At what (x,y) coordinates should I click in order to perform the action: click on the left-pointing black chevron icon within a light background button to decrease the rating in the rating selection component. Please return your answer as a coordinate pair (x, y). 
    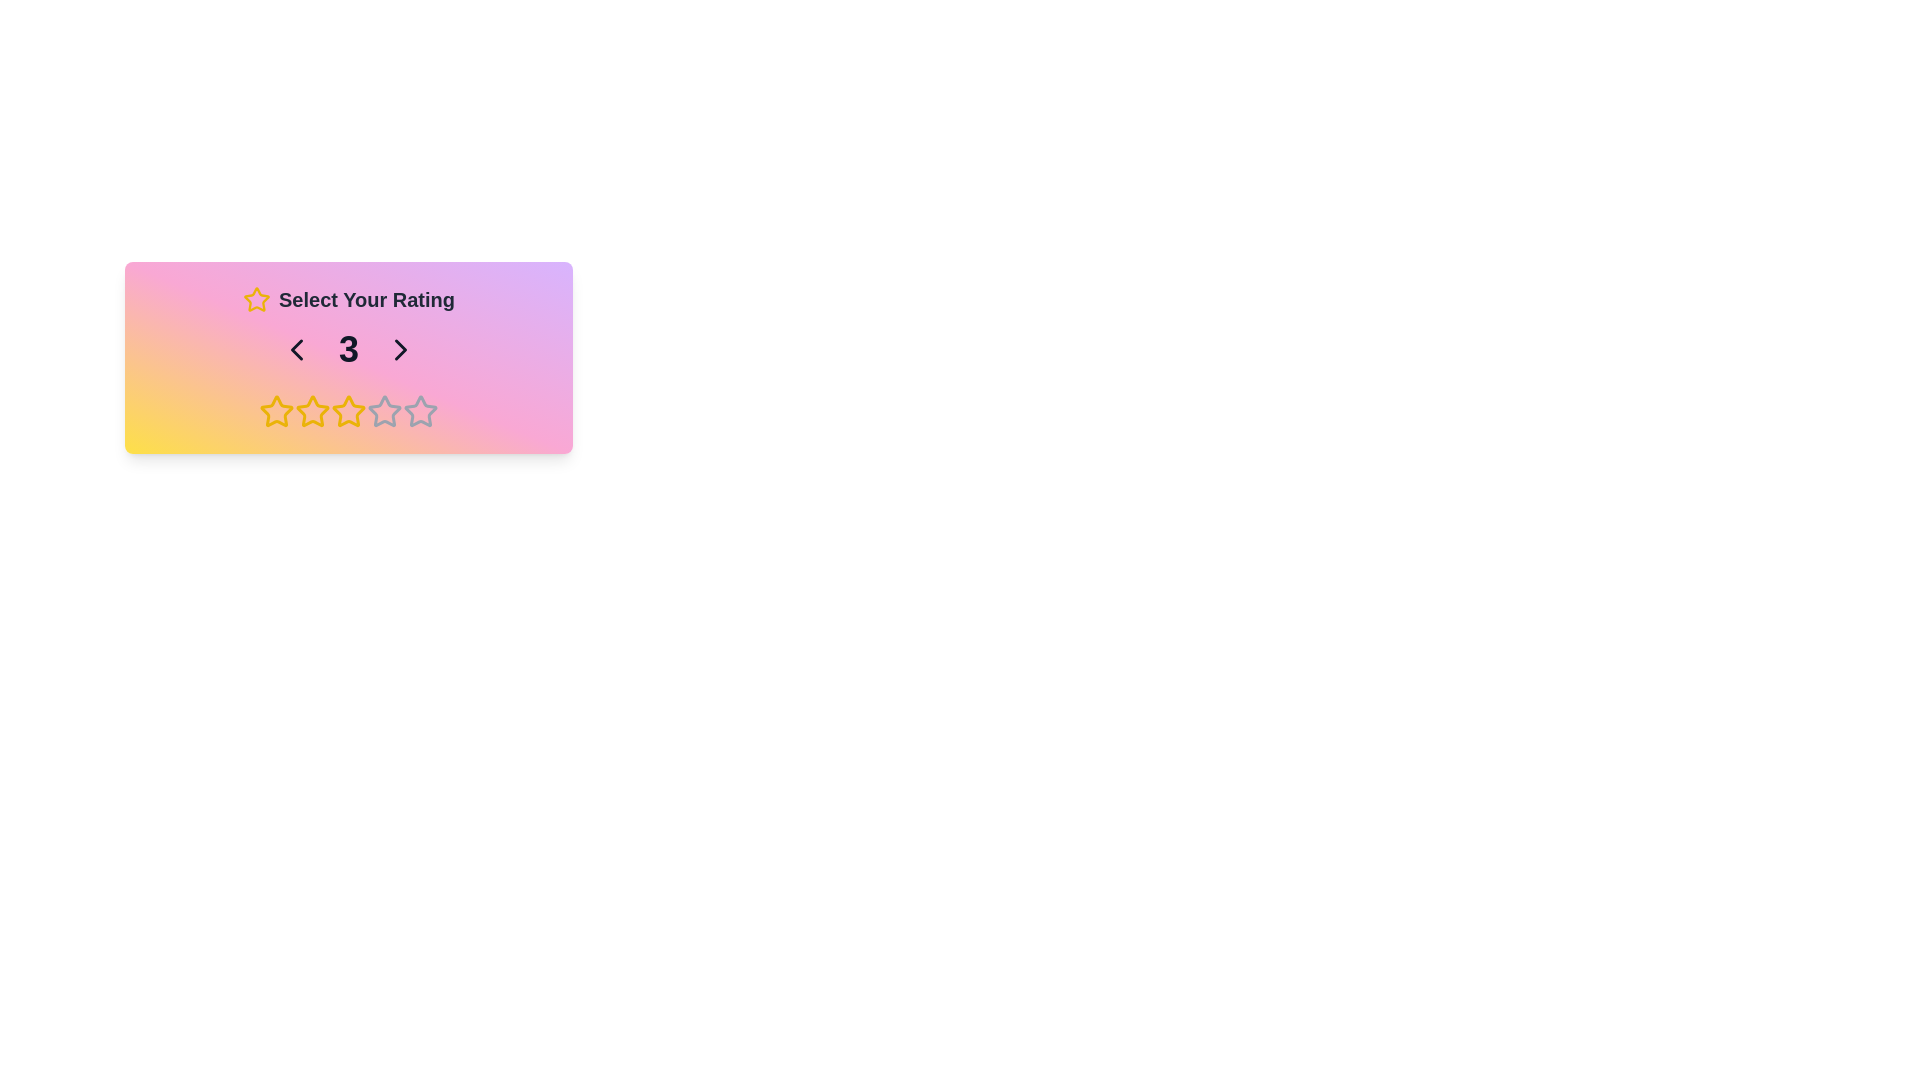
    Looking at the image, I should click on (296, 349).